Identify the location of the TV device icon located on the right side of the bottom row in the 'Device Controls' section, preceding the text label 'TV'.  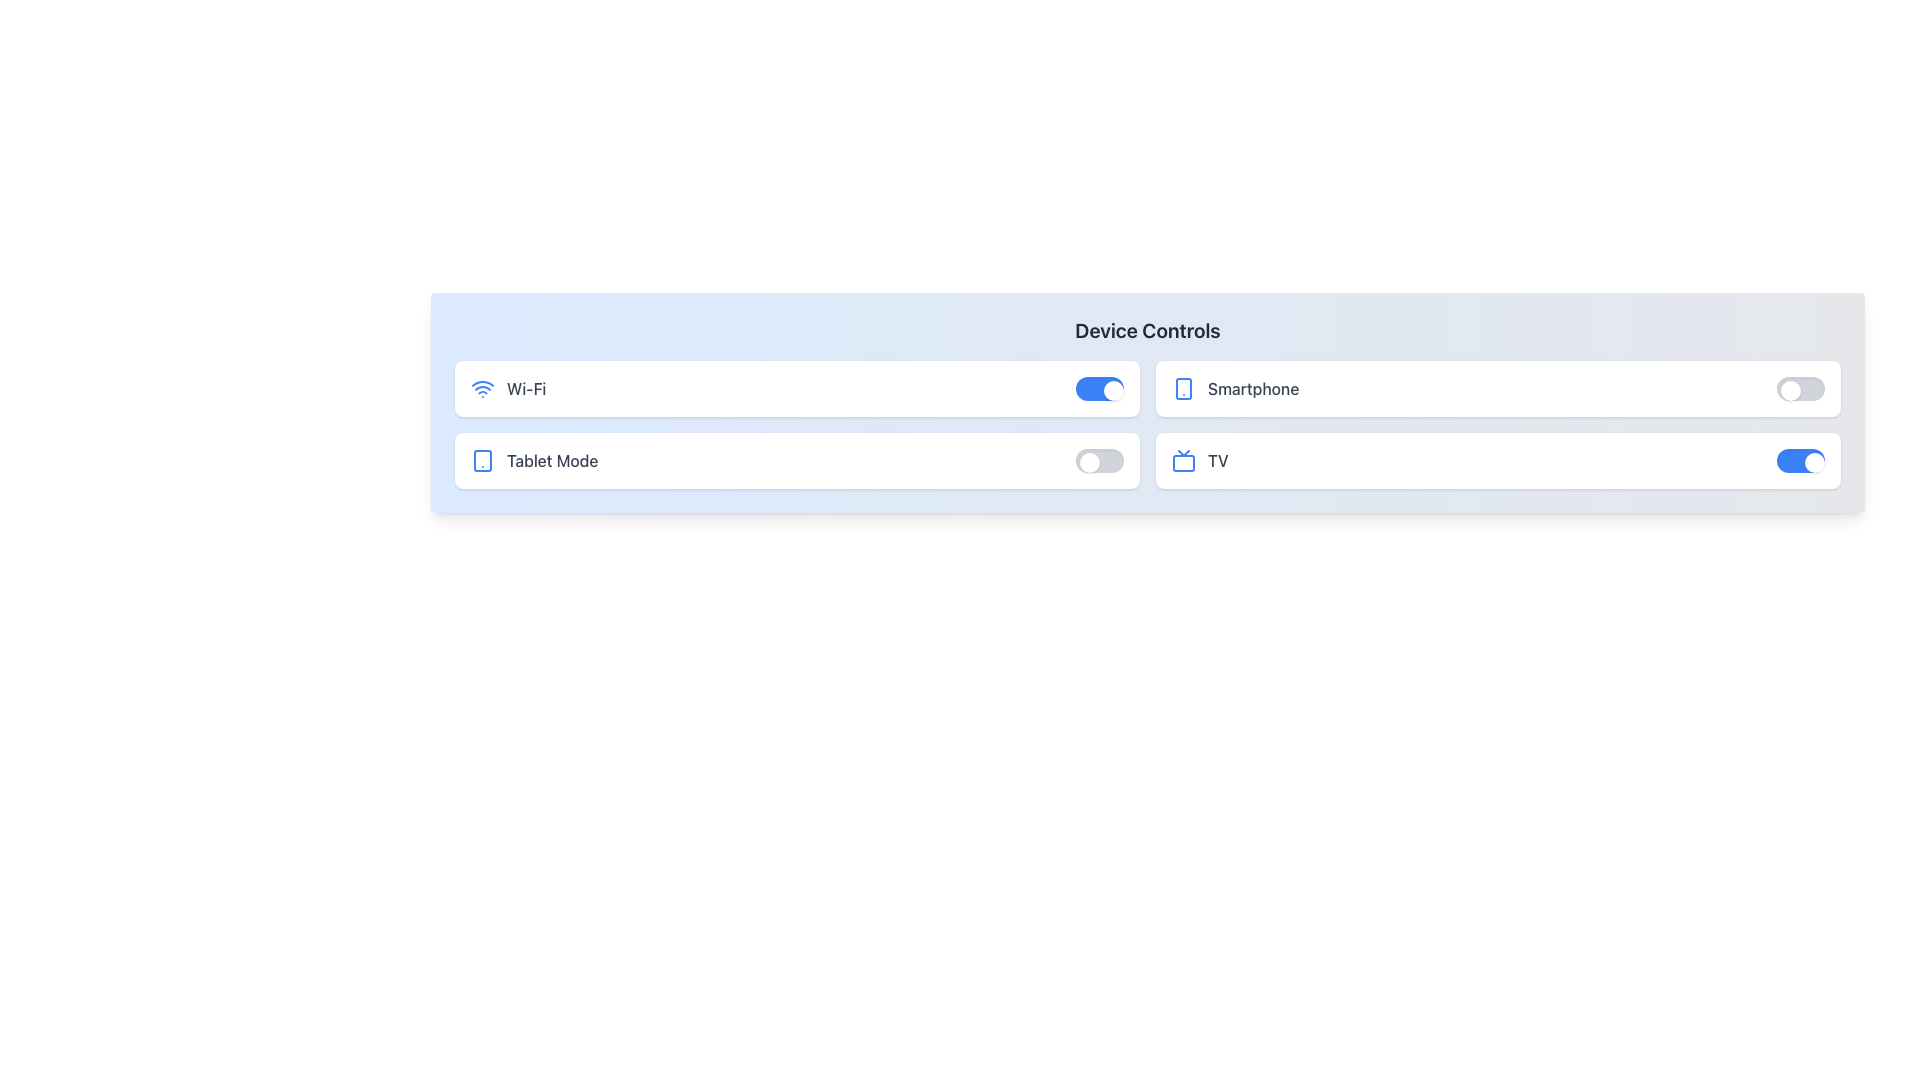
(1184, 461).